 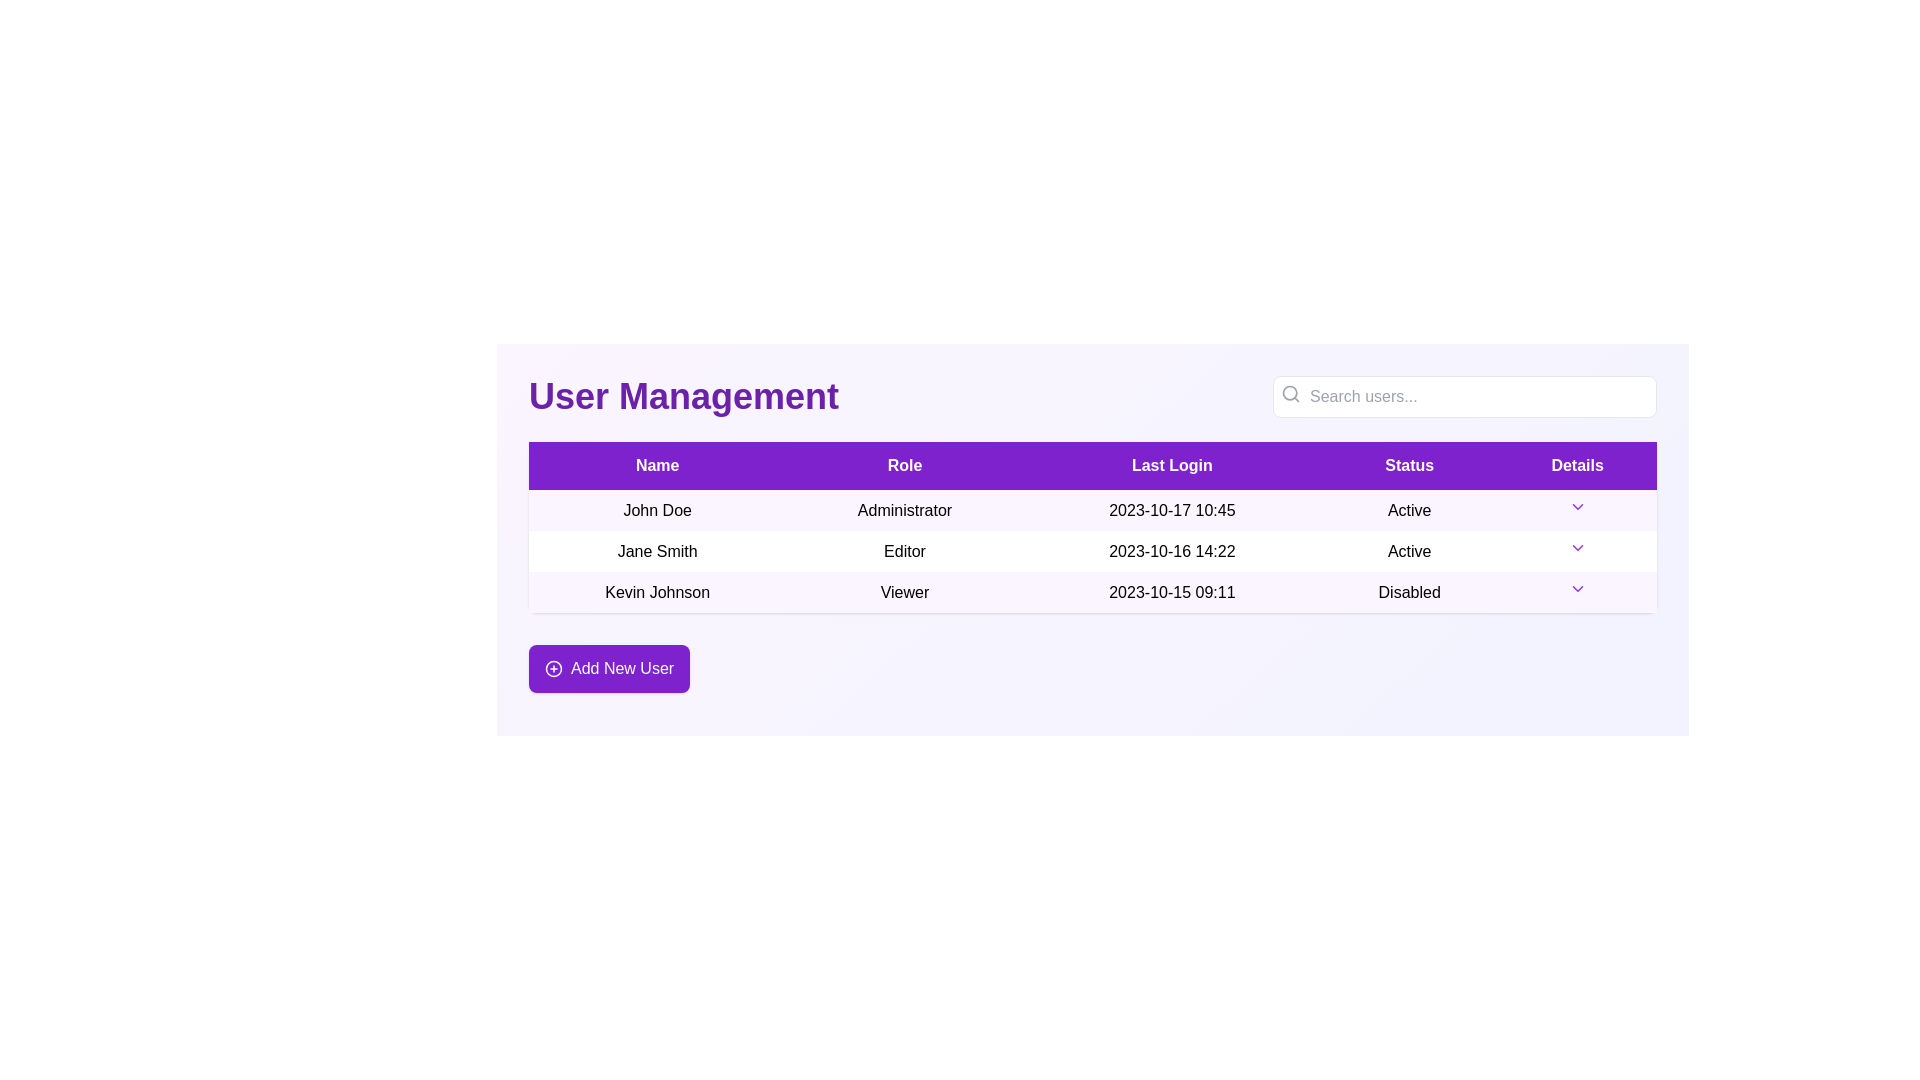 I want to click on the SVG Circle Element that is part of the search icon group located at the top-right corner of the interface, adjacent to the search box with placeholder text 'Search users...', so click(x=1290, y=393).